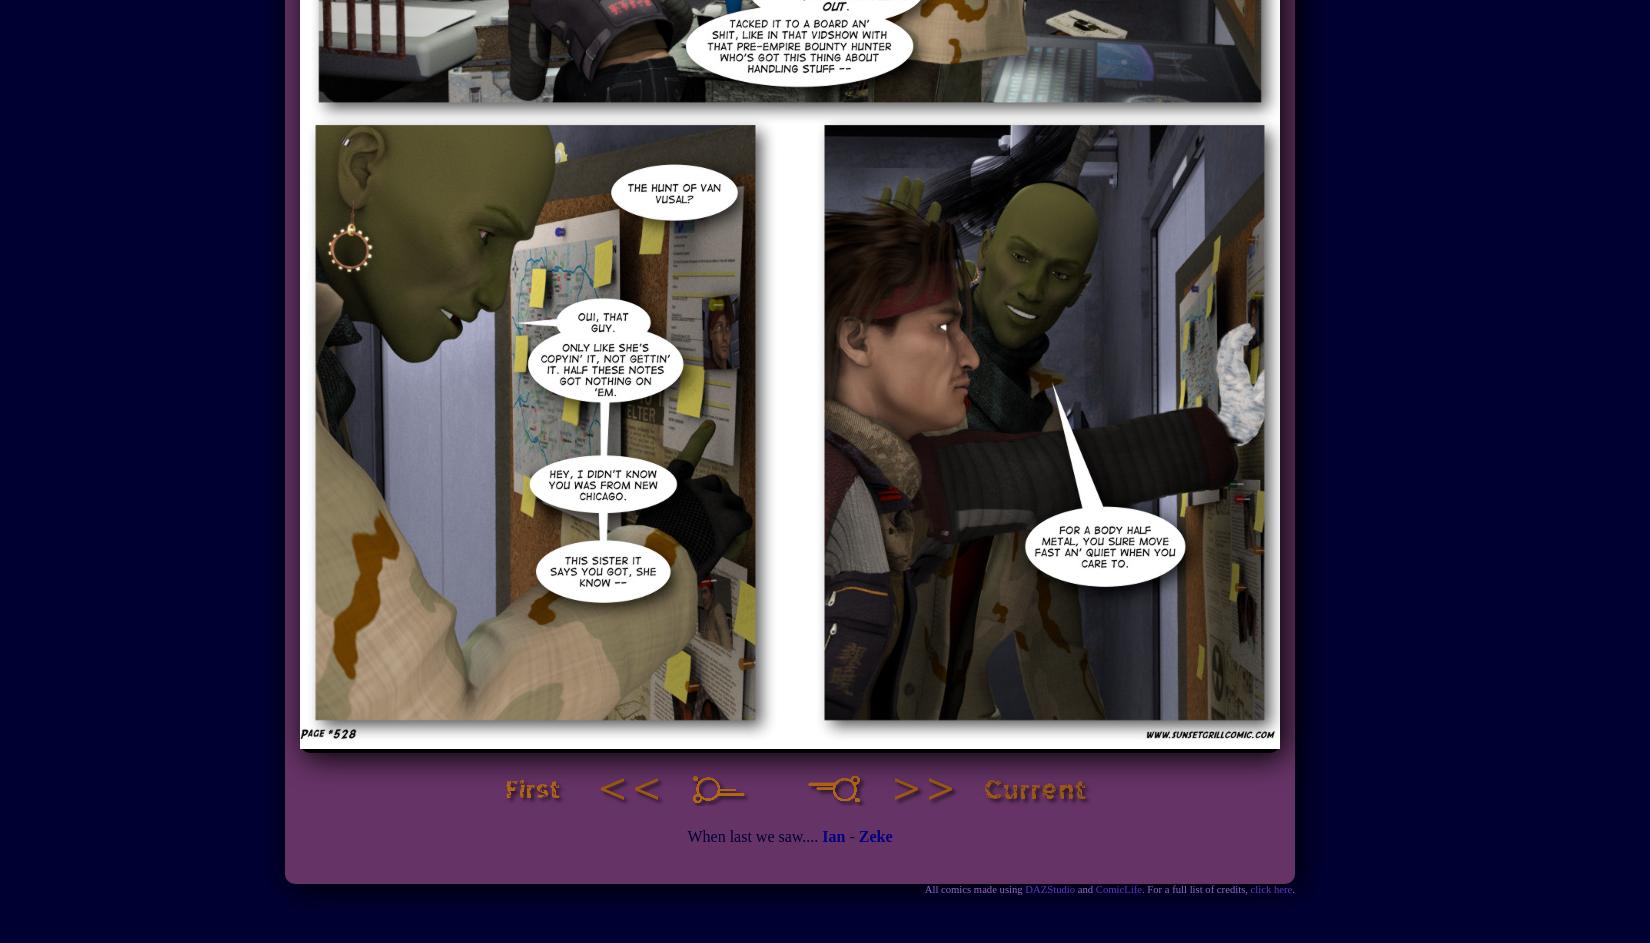 The height and width of the screenshot is (943, 1650). What do you see at coordinates (833, 835) in the screenshot?
I see `'Ian'` at bounding box center [833, 835].